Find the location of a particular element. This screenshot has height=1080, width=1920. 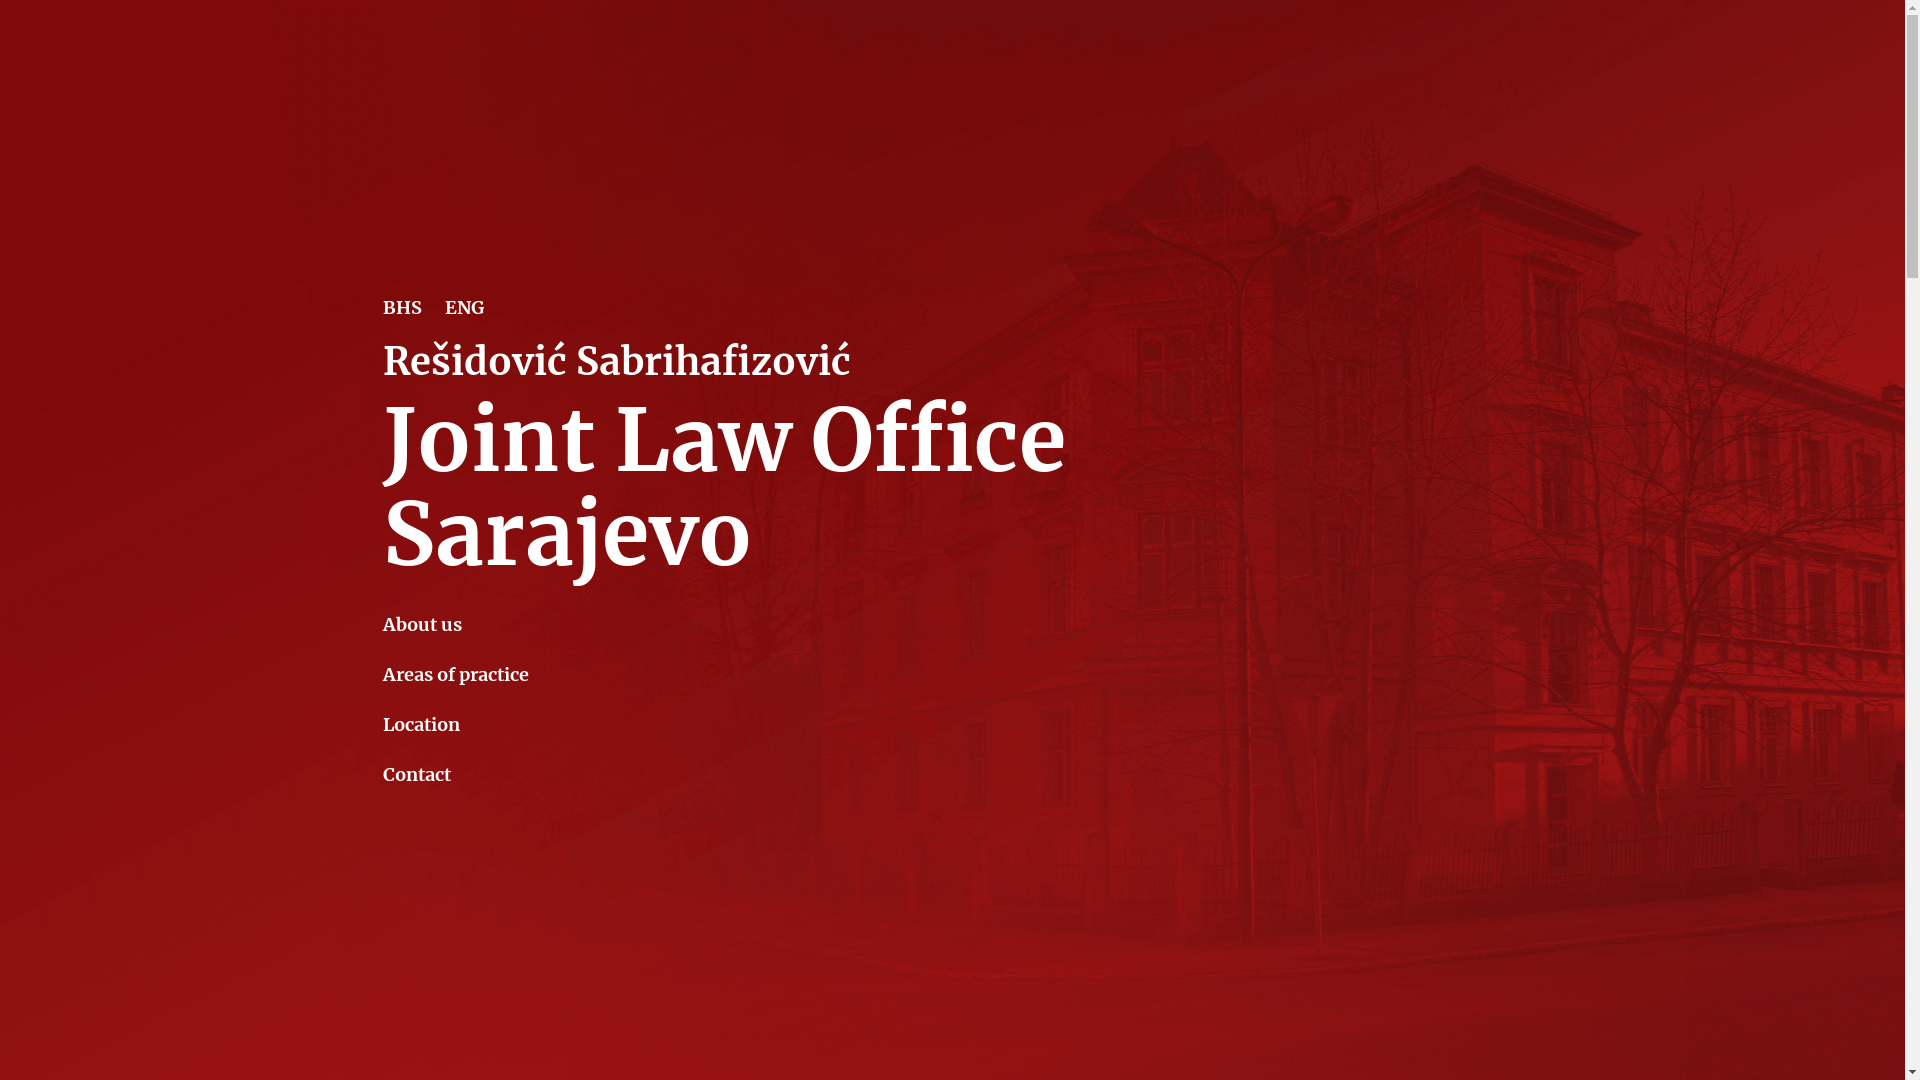

'Location' is located at coordinates (454, 725).